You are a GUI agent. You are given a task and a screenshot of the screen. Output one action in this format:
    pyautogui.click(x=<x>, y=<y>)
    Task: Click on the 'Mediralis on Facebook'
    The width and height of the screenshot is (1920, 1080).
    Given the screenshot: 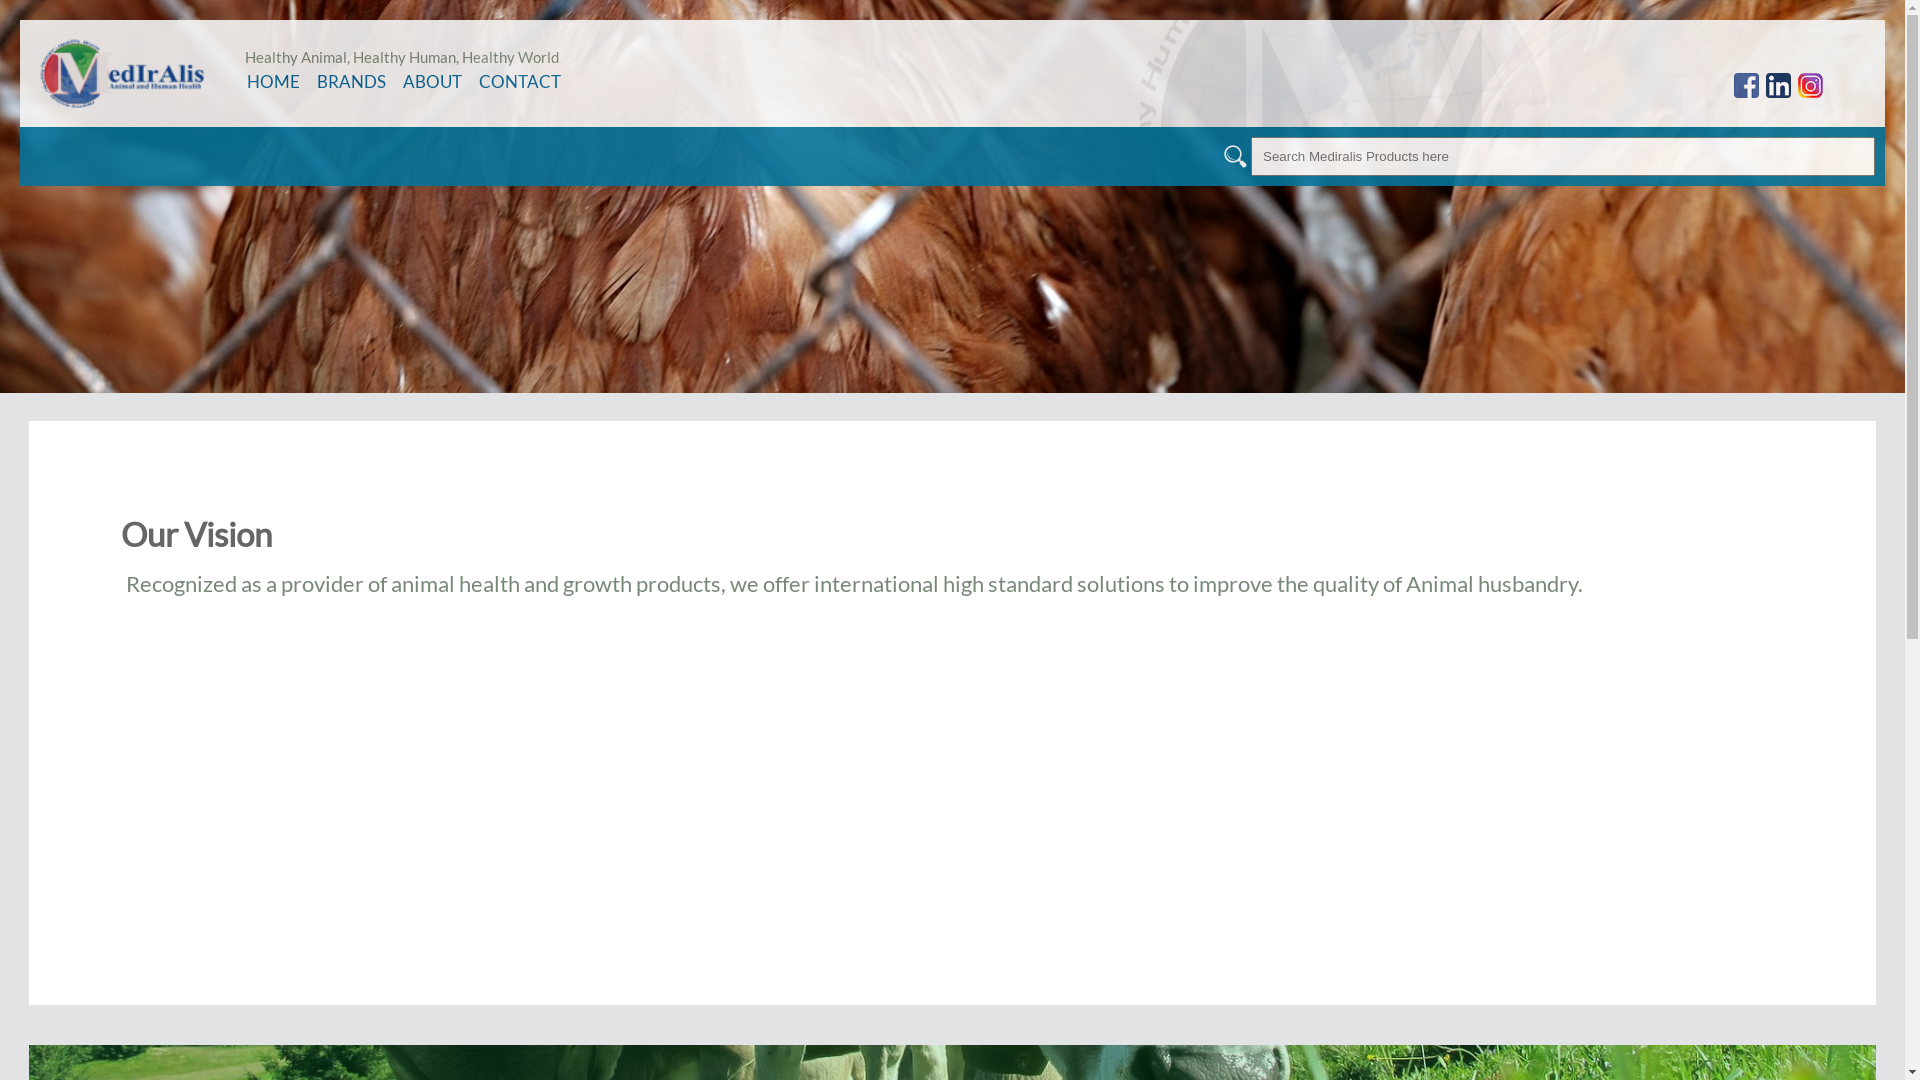 What is the action you would take?
    pyautogui.click(x=1732, y=84)
    